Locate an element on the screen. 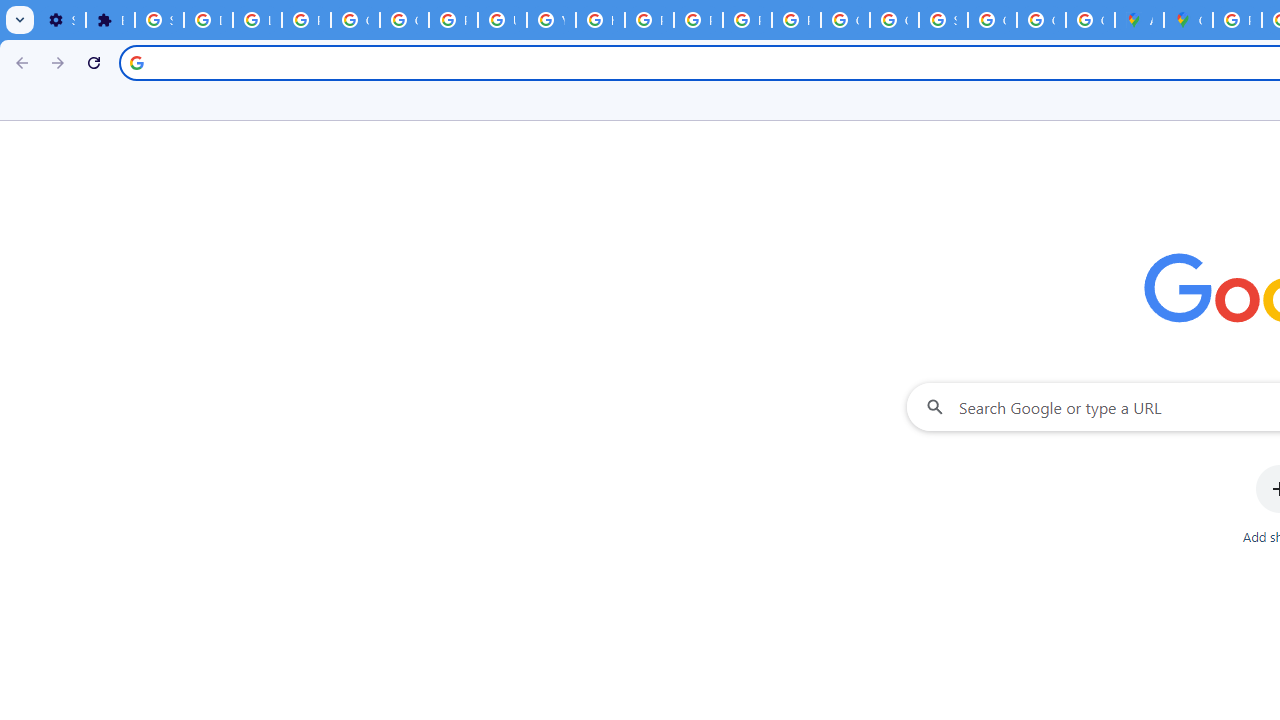  'Google Account Help' is located at coordinates (355, 20).